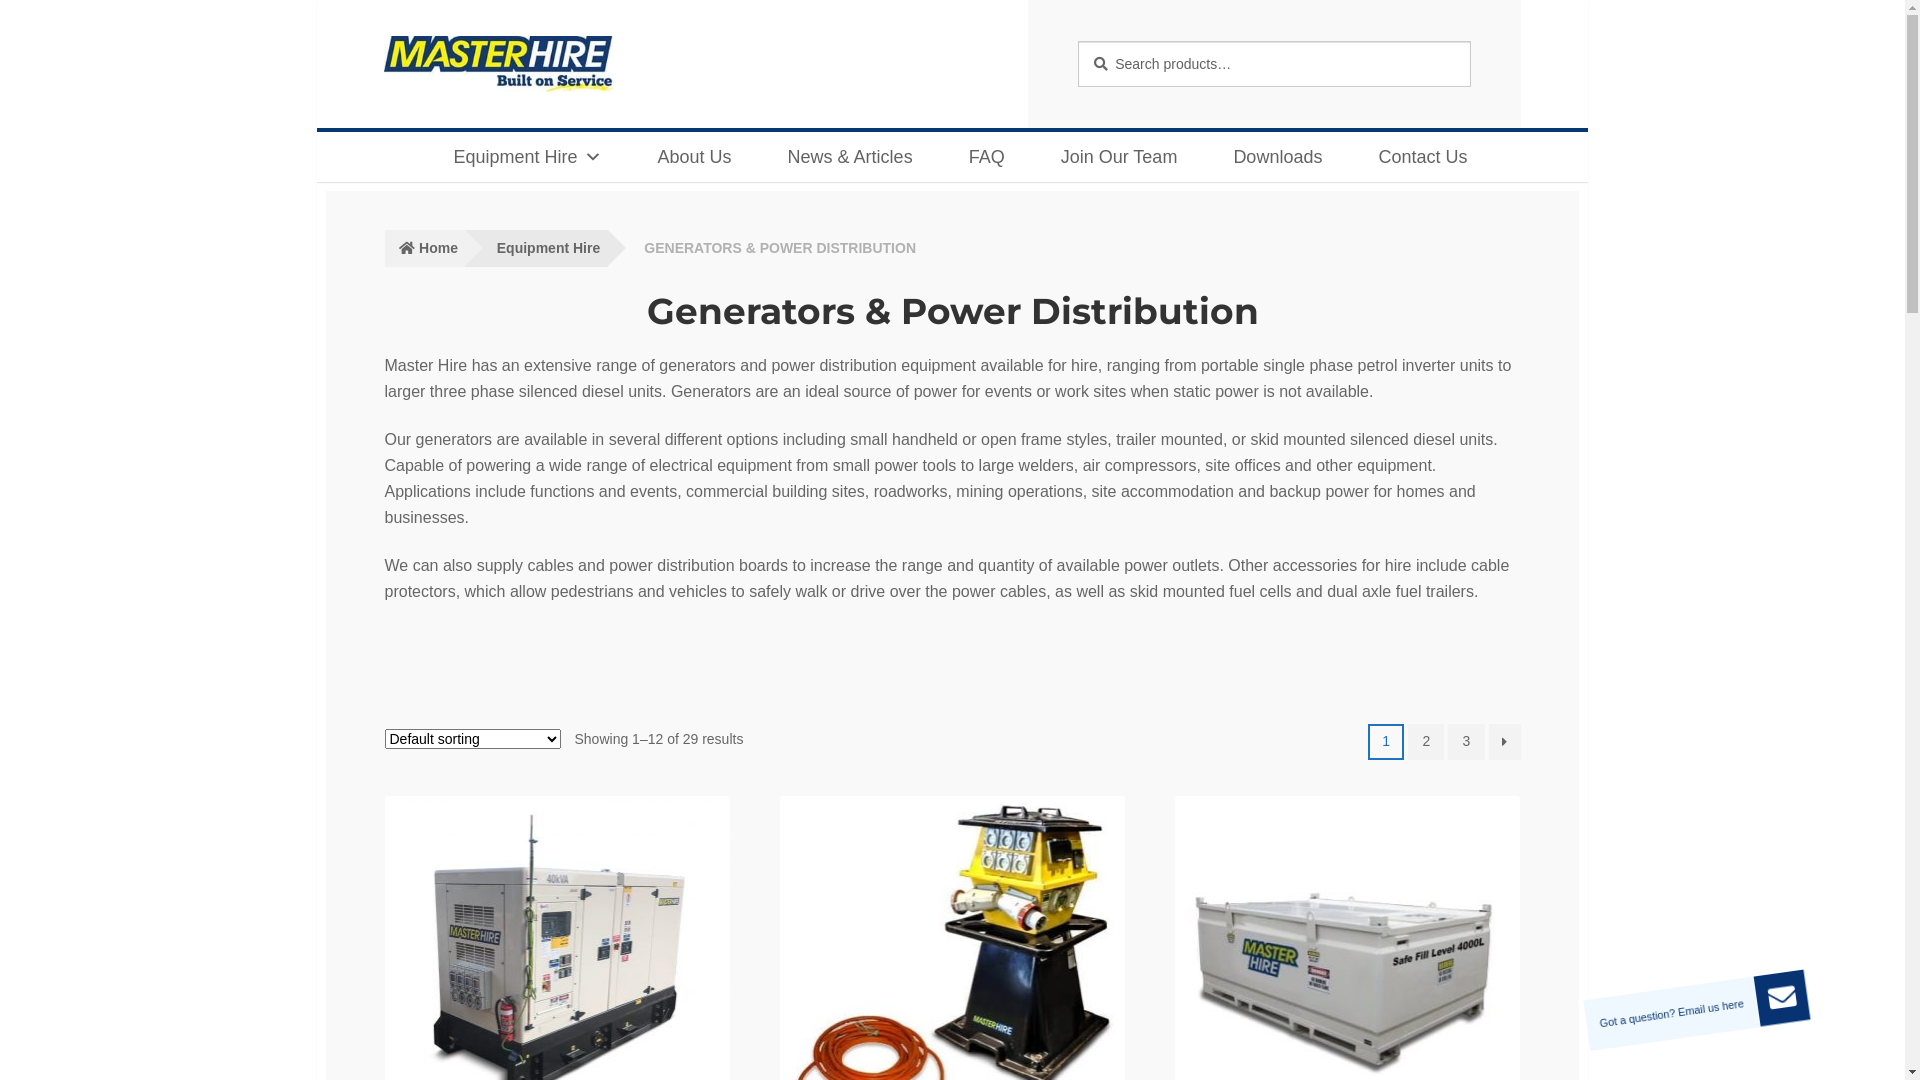 The width and height of the screenshot is (1920, 1080). I want to click on 'Search', so click(1076, 40).